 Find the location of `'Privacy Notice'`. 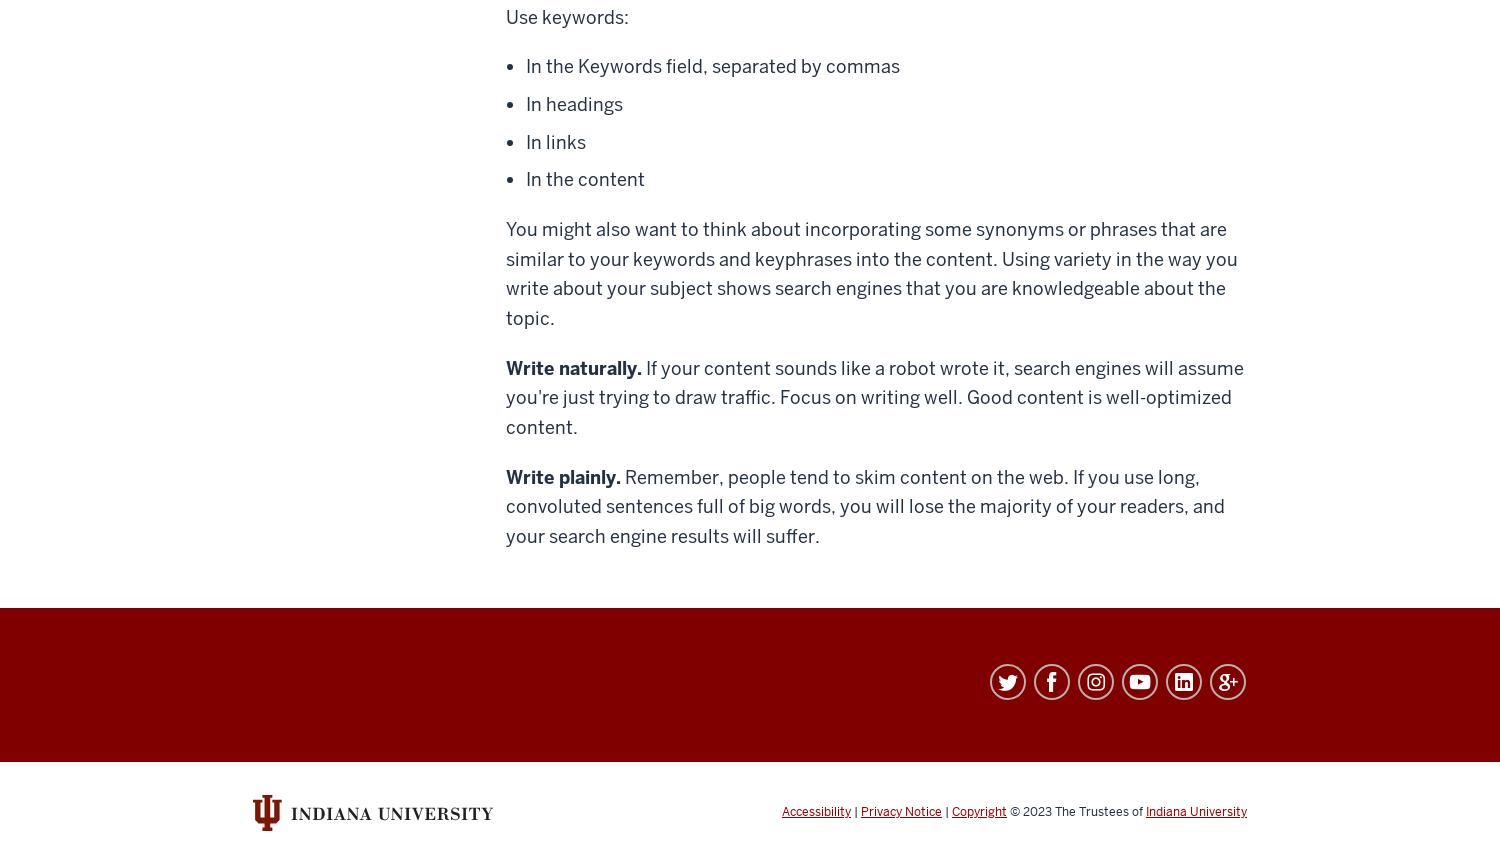

'Privacy Notice' is located at coordinates (901, 809).